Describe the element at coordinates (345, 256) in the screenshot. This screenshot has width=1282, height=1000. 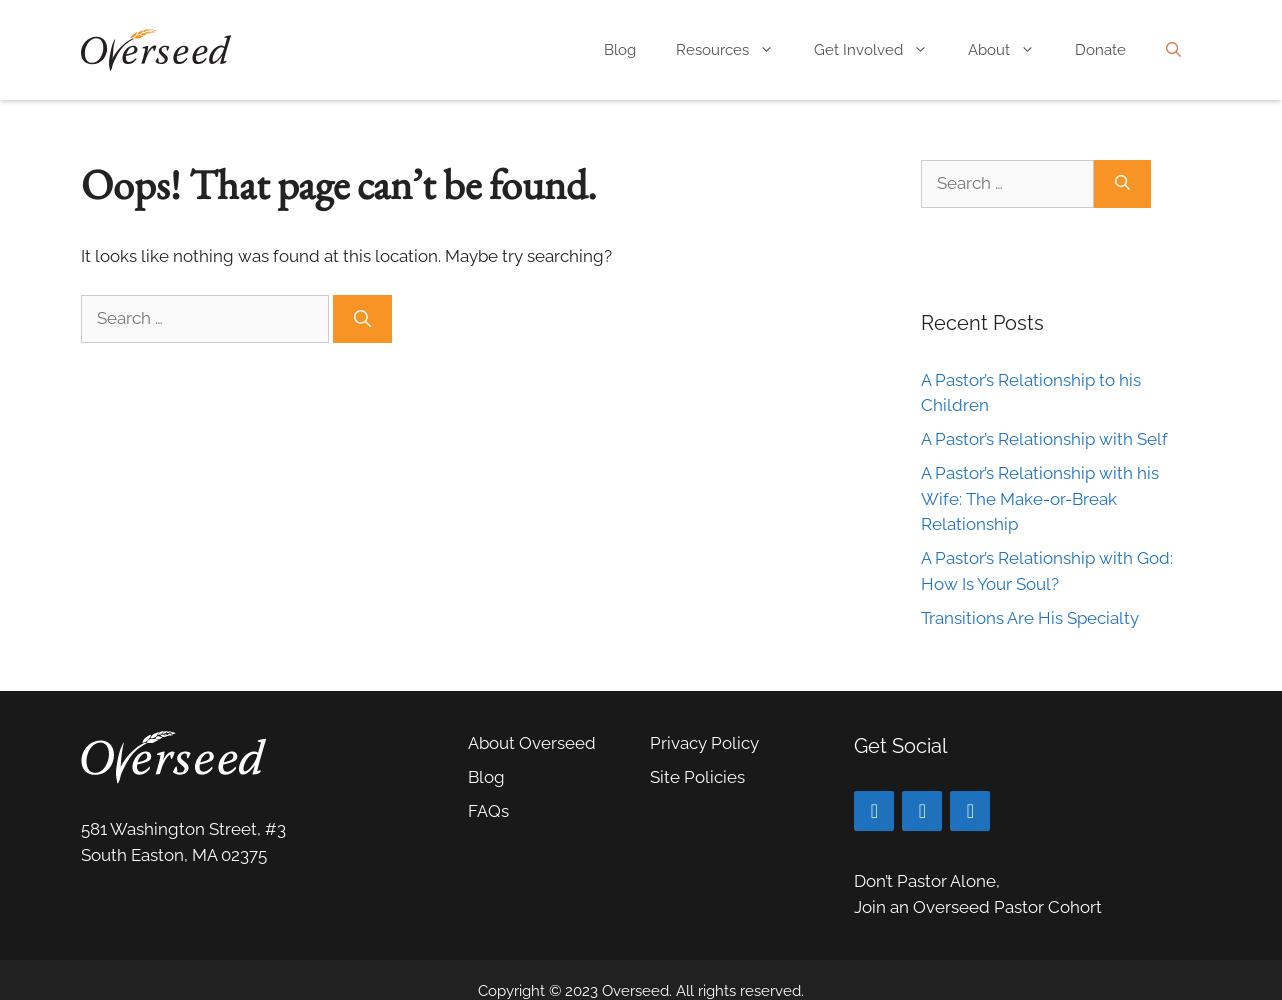
I see `'It looks like nothing was found at this location. Maybe try searching?'` at that location.